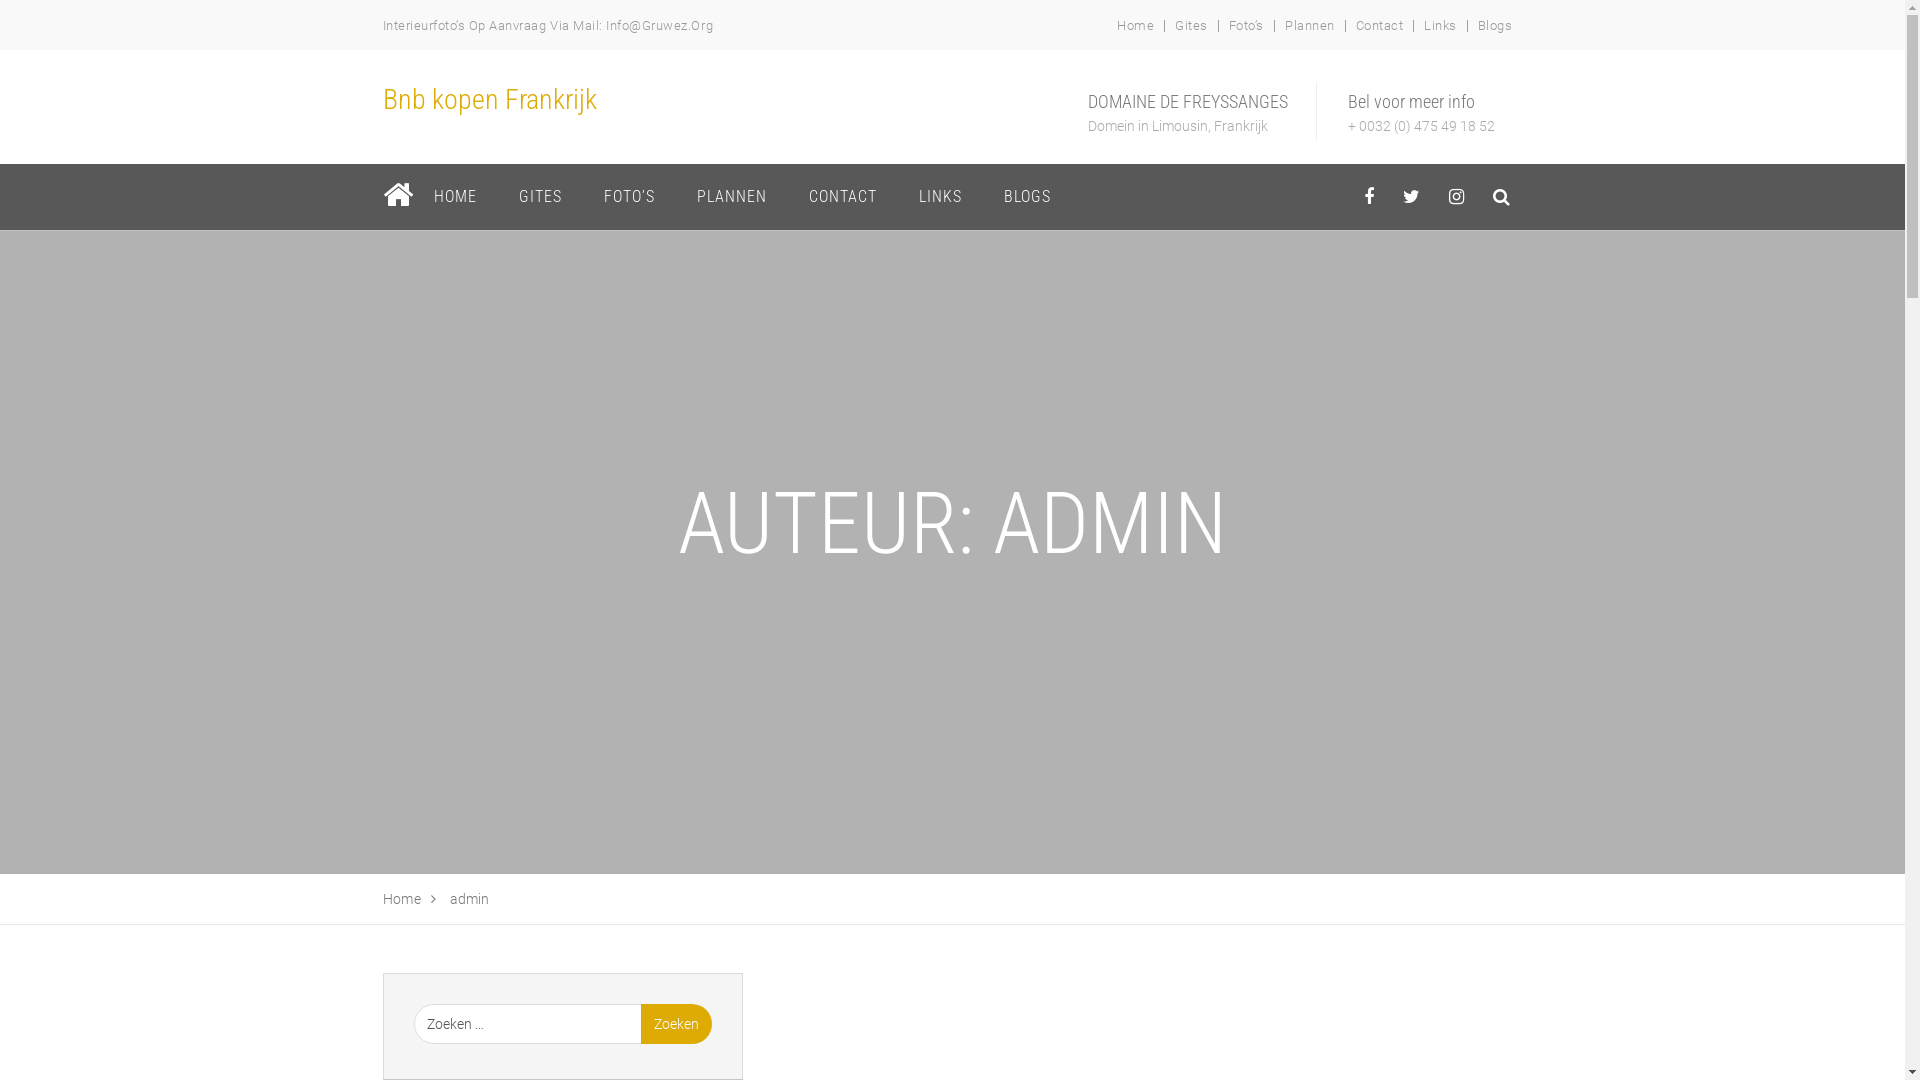  I want to click on 'Links', so click(1423, 25).